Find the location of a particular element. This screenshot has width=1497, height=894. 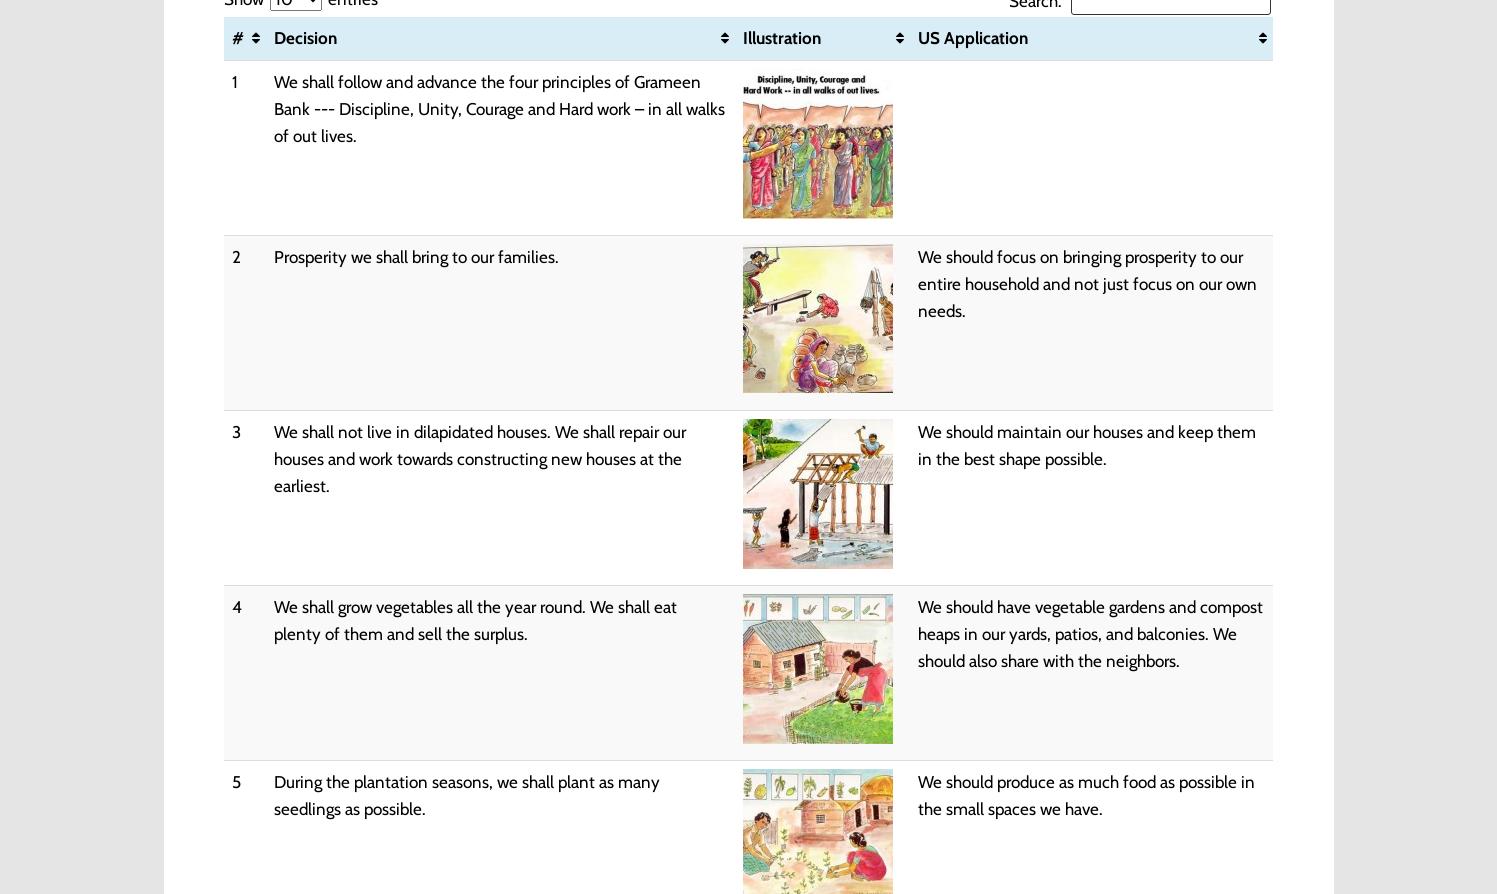

'We shall grow vegetables all the year round. We shall eat plenty of them and sell the surplus.' is located at coordinates (473, 619).